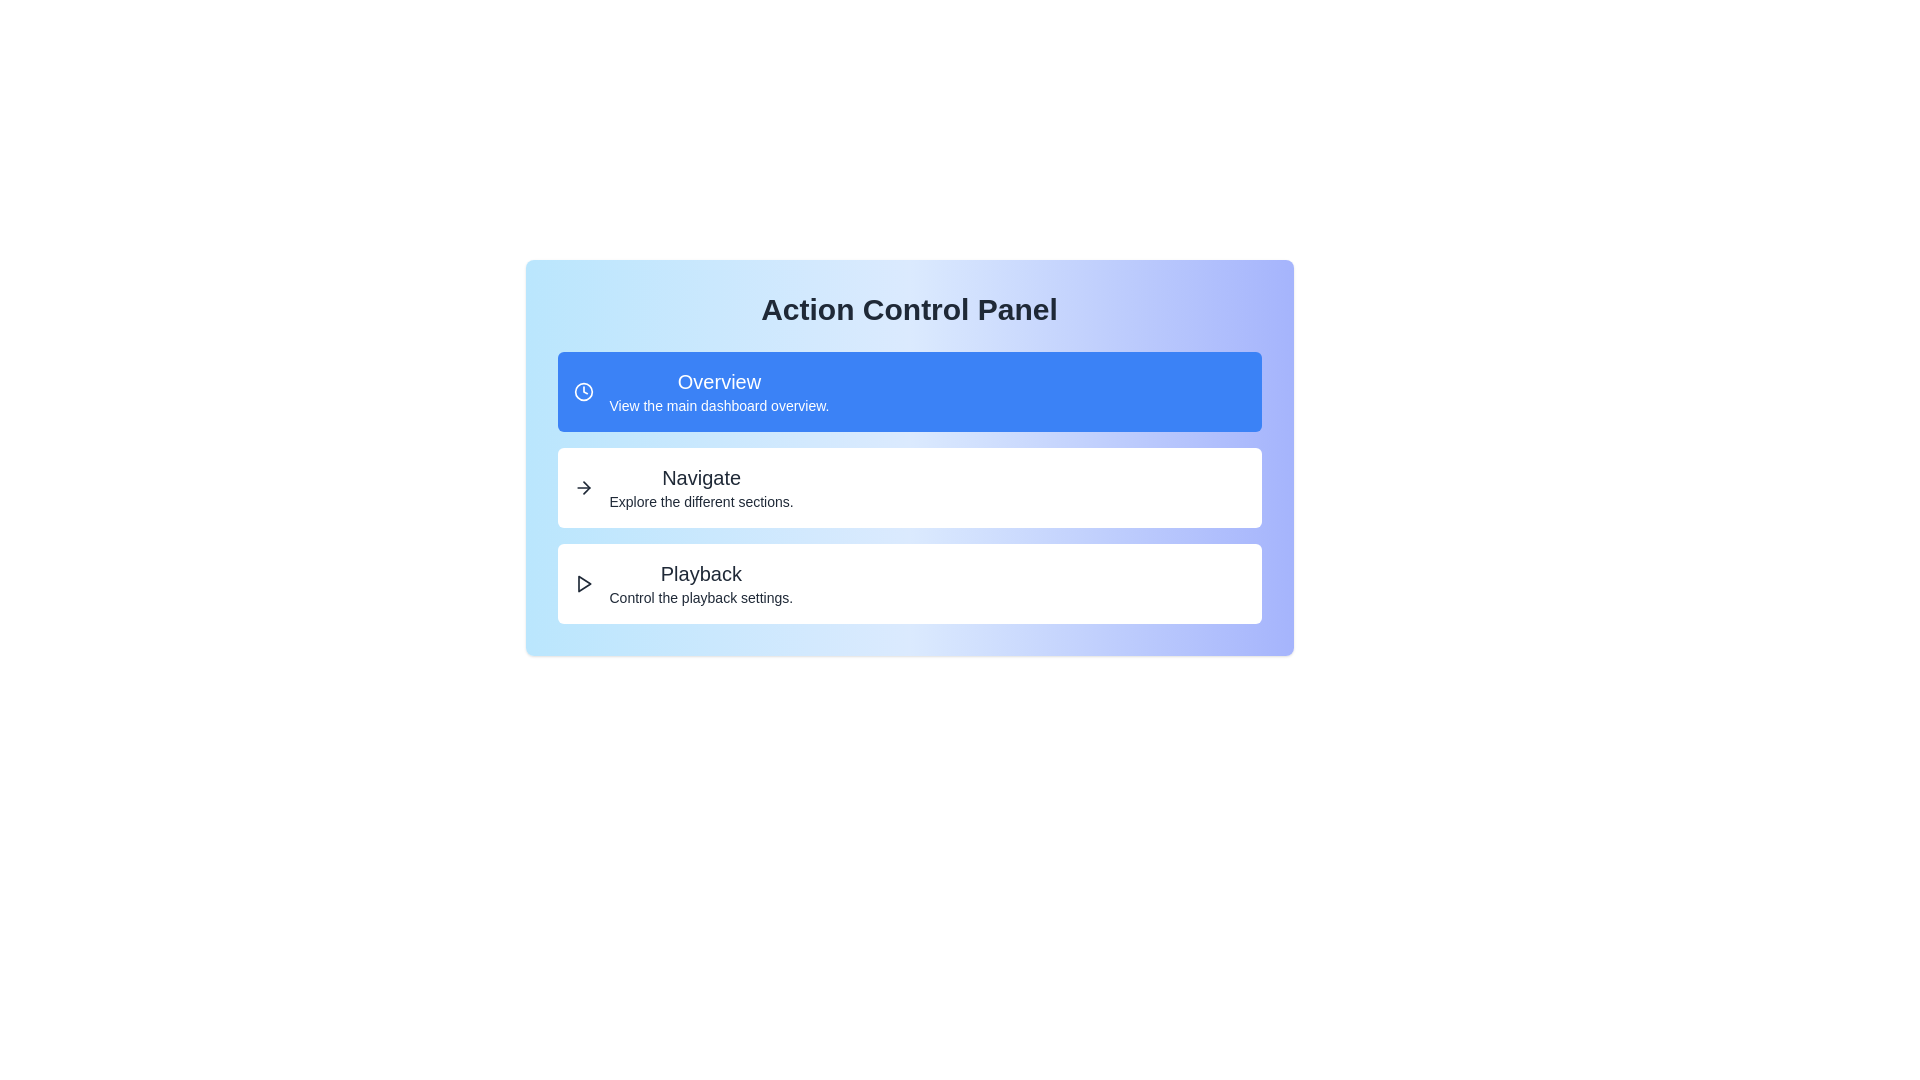 The width and height of the screenshot is (1920, 1080). What do you see at coordinates (908, 488) in the screenshot?
I see `the middle interactive card in the vertical stack of three cards` at bounding box center [908, 488].